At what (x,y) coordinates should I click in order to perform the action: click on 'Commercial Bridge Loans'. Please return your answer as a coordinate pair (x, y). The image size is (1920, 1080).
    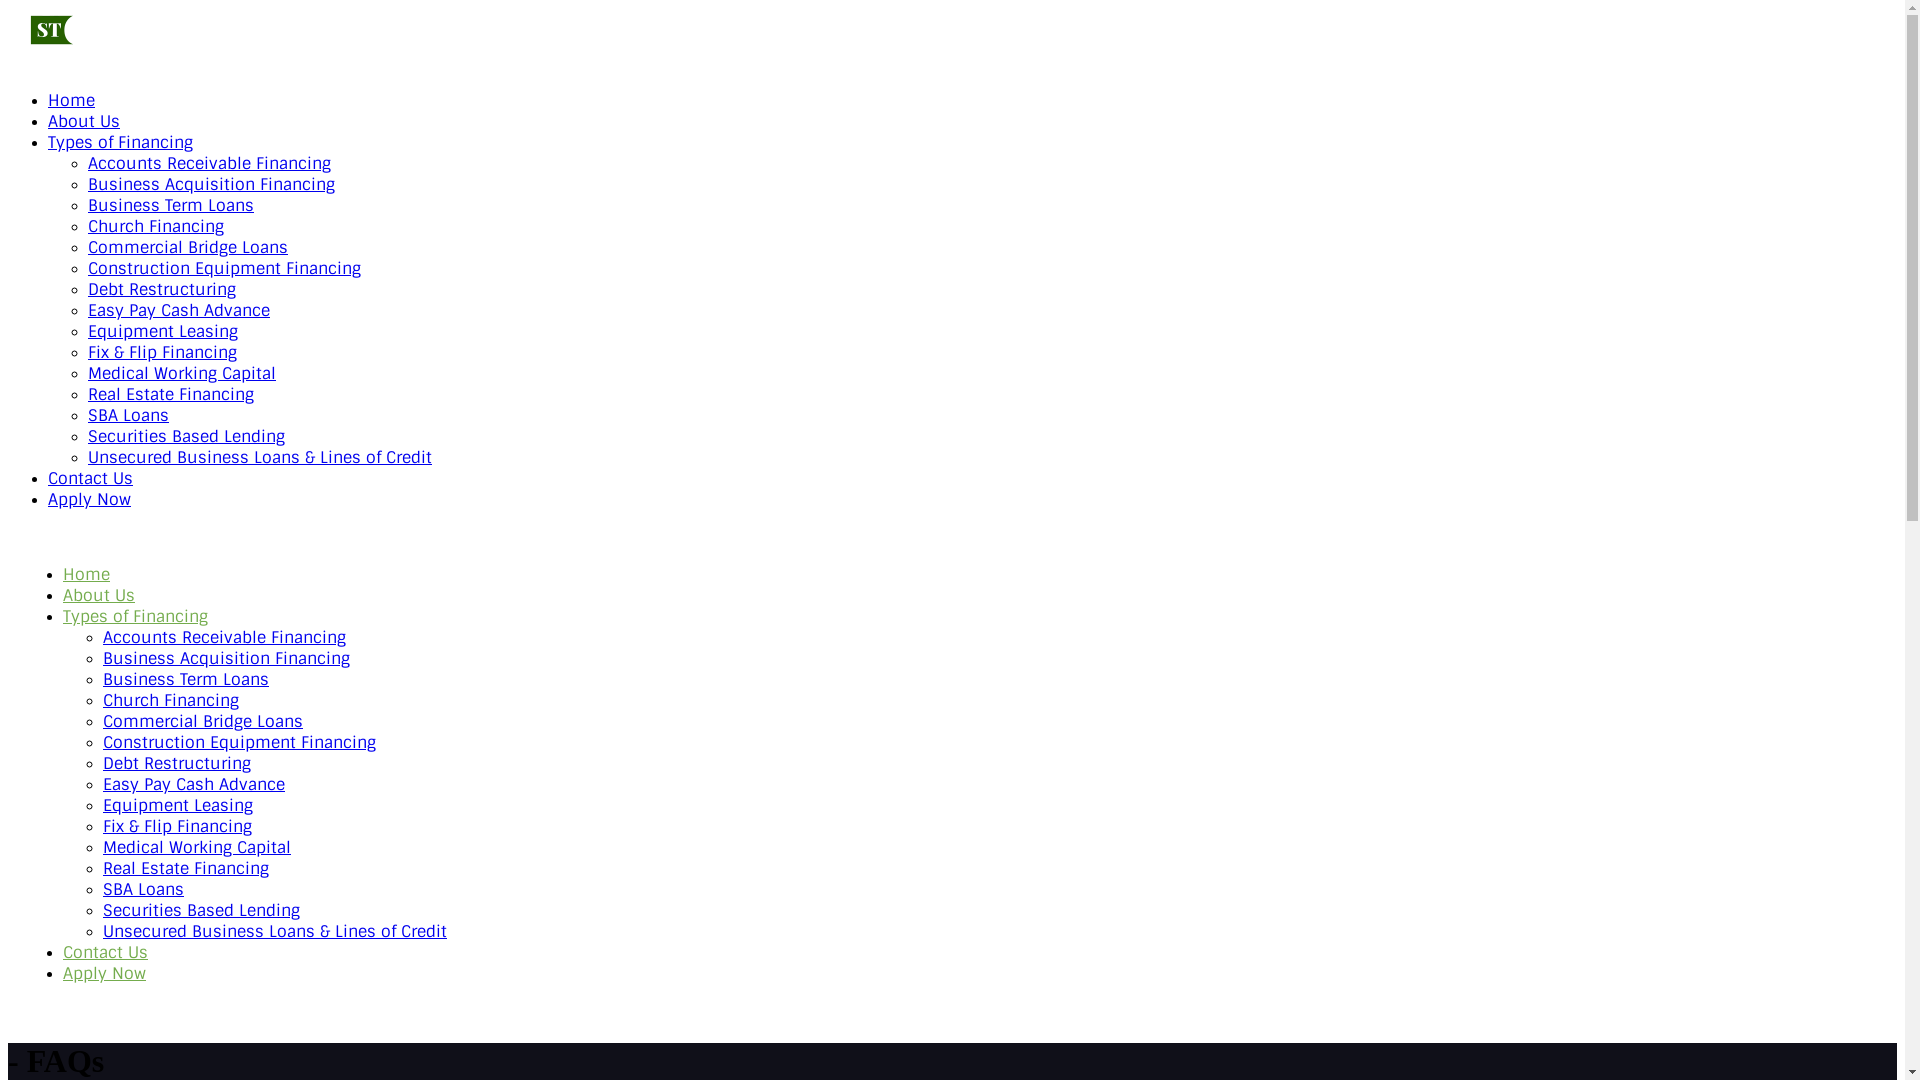
    Looking at the image, I should click on (202, 721).